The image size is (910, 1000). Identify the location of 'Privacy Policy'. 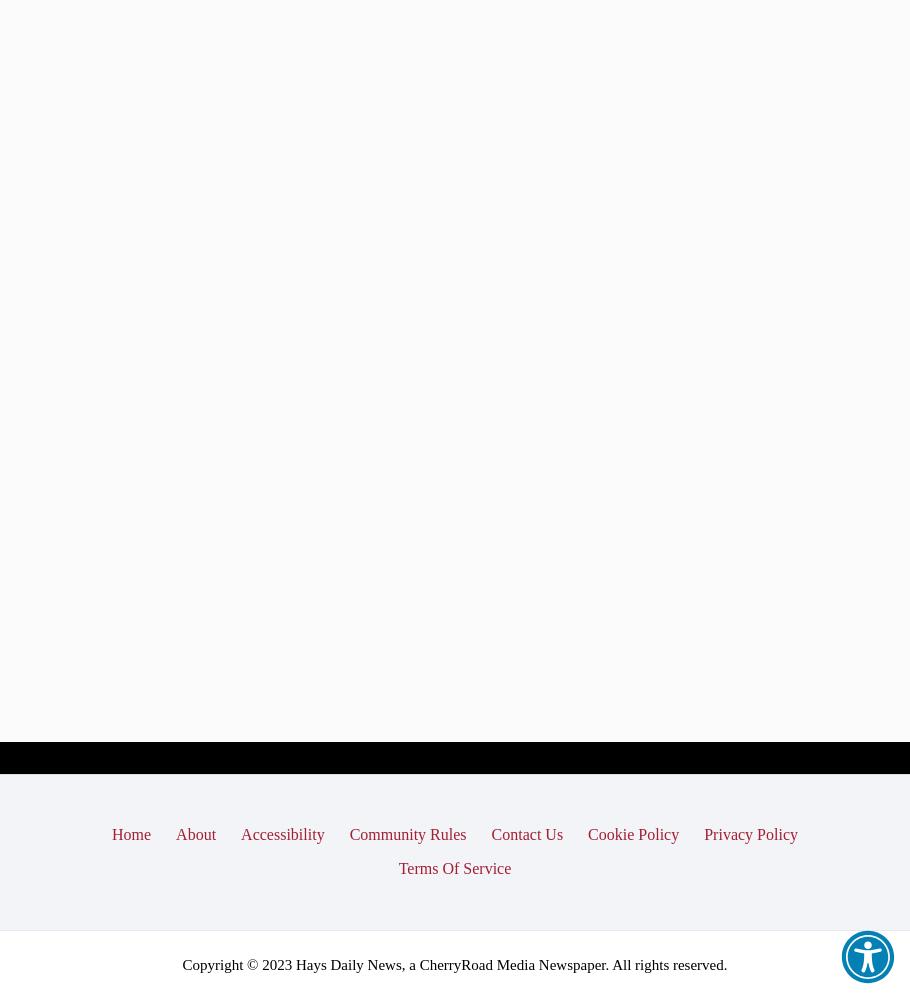
(750, 833).